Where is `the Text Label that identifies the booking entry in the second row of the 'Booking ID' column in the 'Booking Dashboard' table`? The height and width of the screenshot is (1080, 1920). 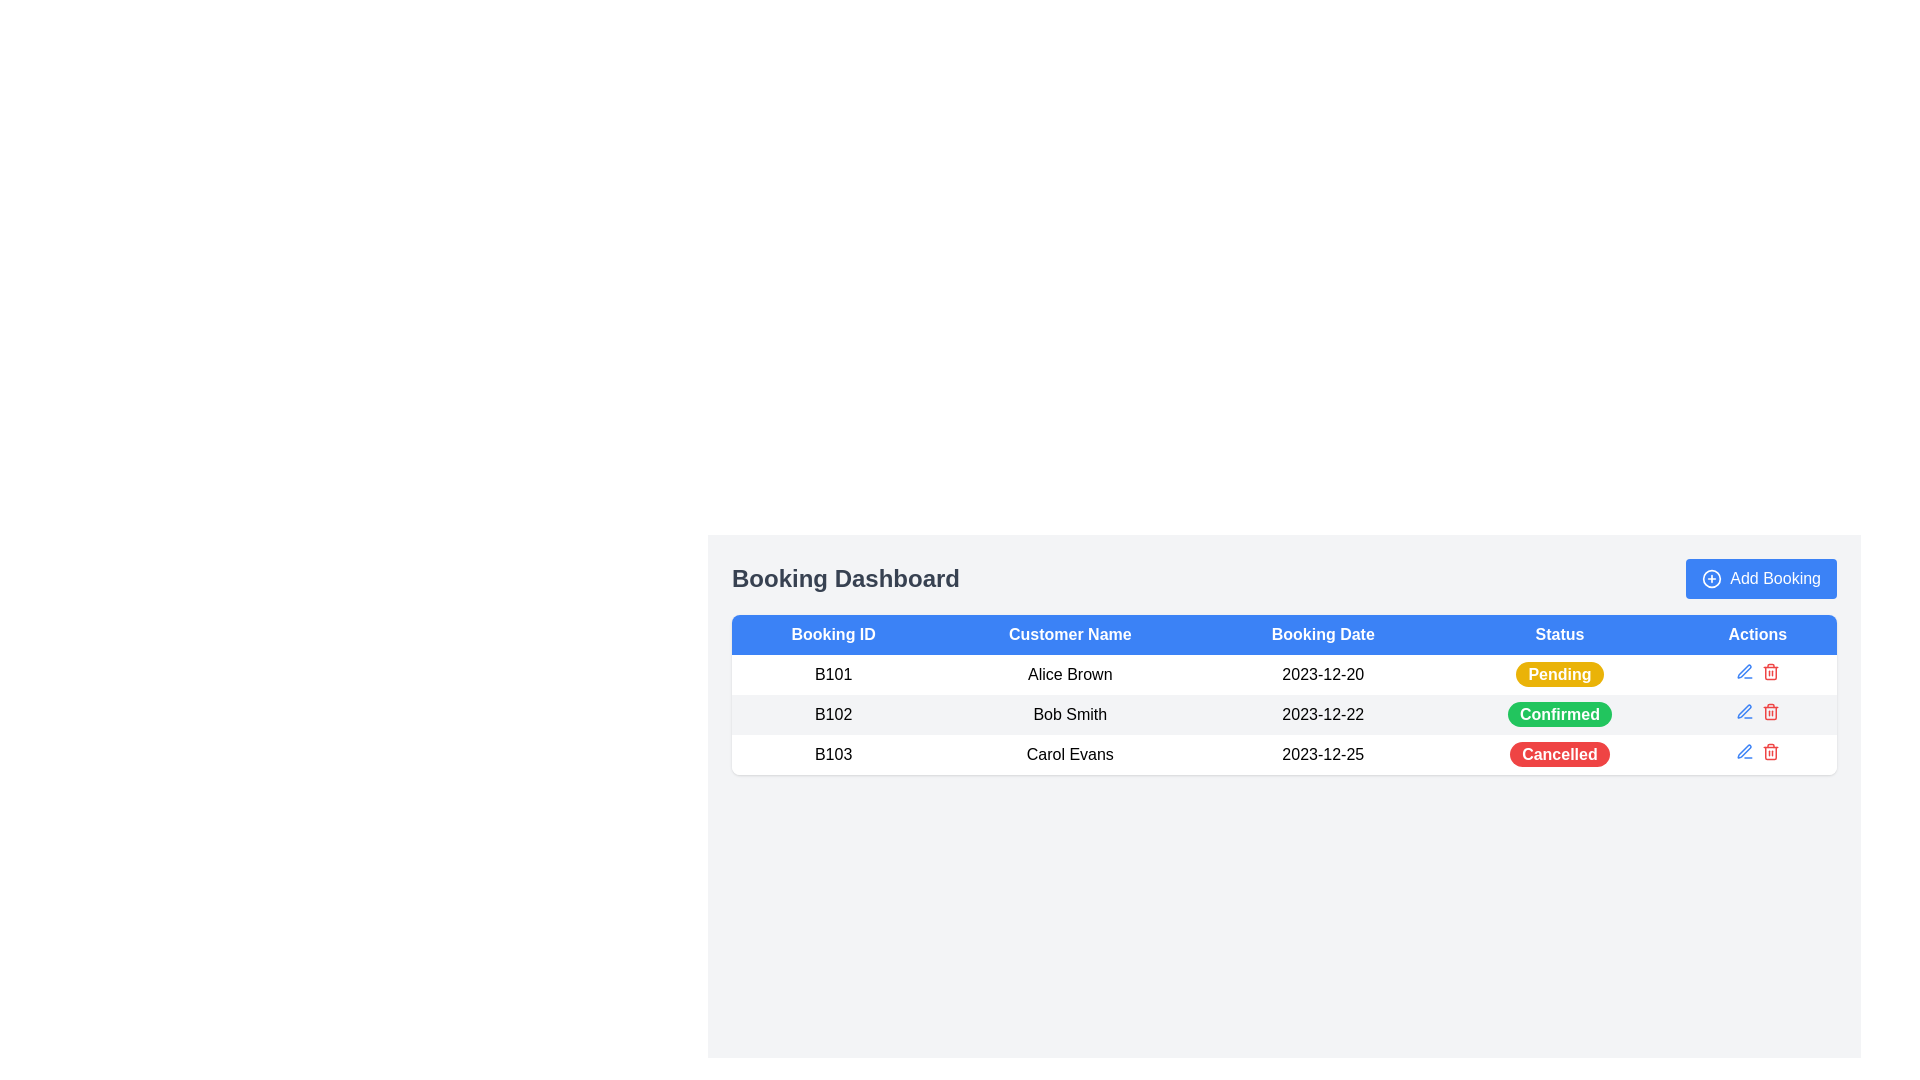
the Text Label that identifies the booking entry in the second row of the 'Booking ID' column in the 'Booking Dashboard' table is located at coordinates (833, 713).